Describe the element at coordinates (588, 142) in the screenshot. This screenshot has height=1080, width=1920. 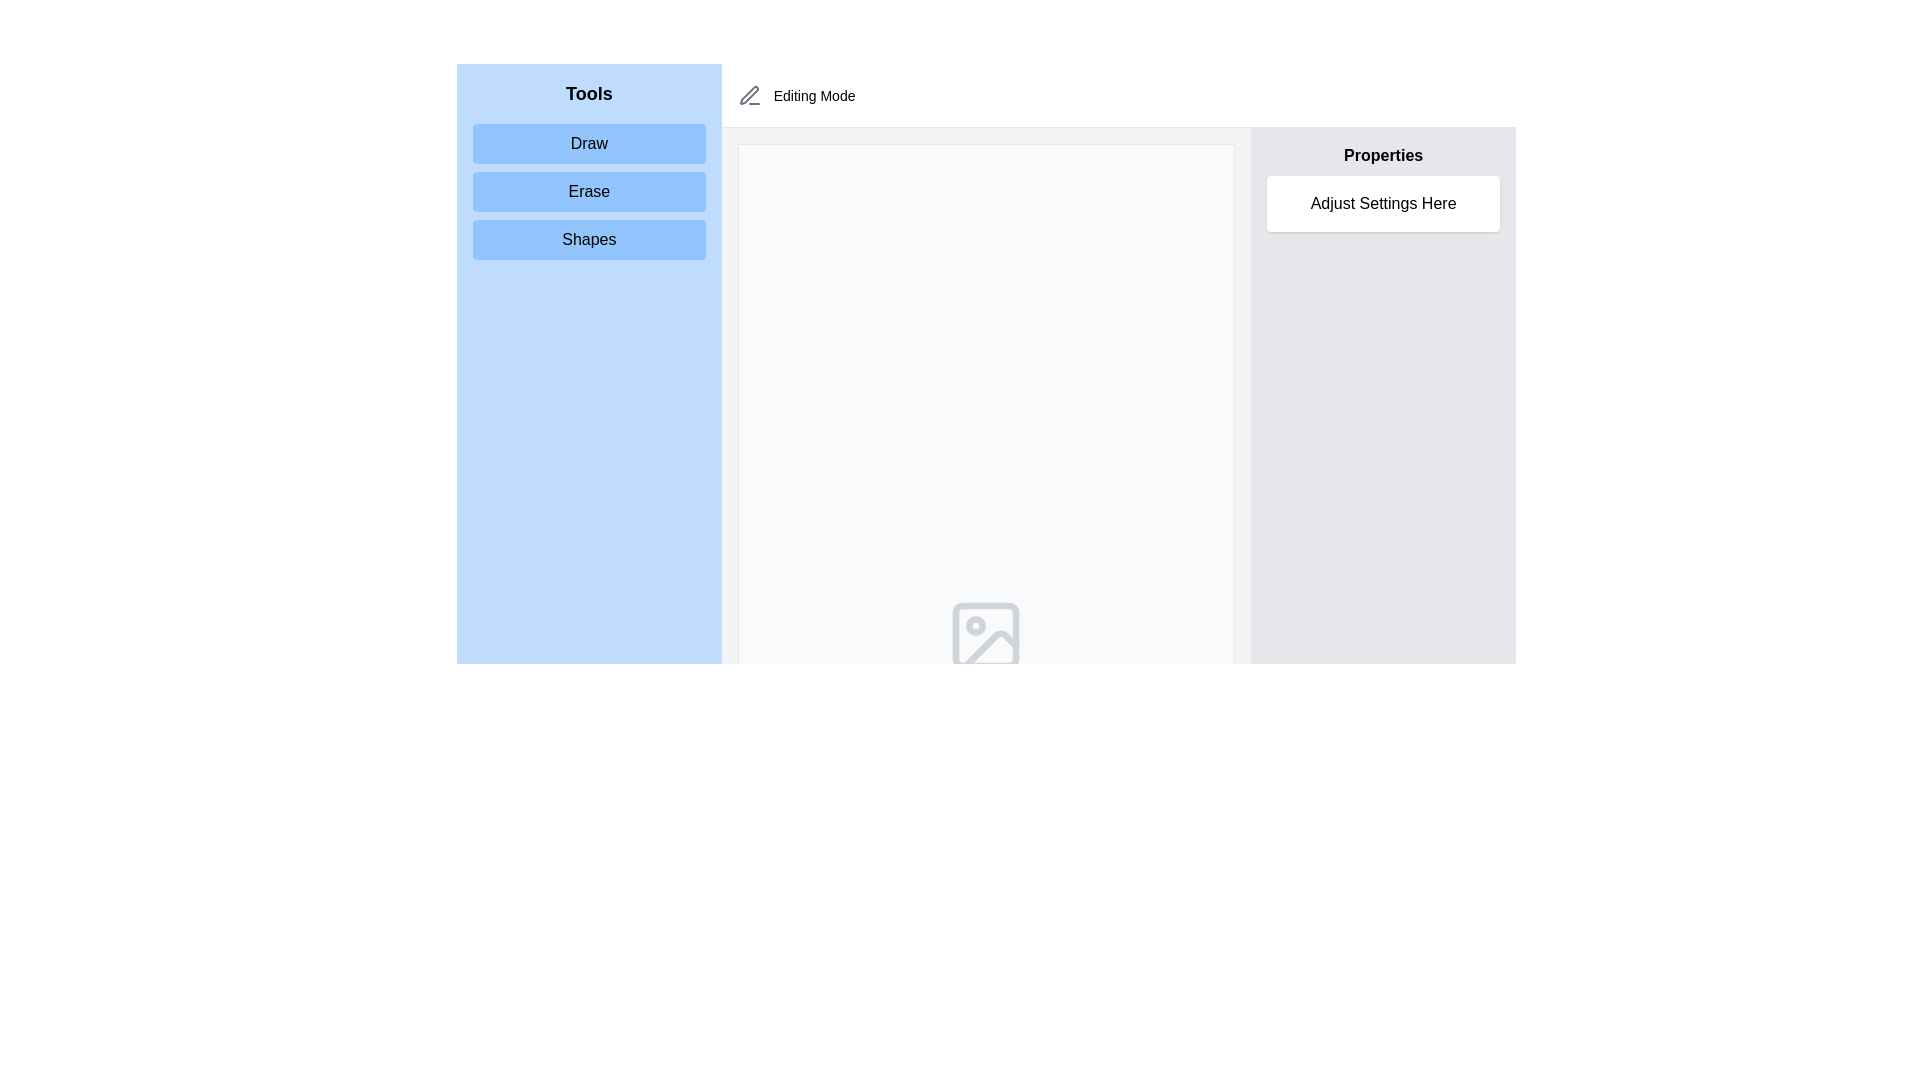
I see `the 'Draw' button located in the light blue column on the left side of the interface` at that location.